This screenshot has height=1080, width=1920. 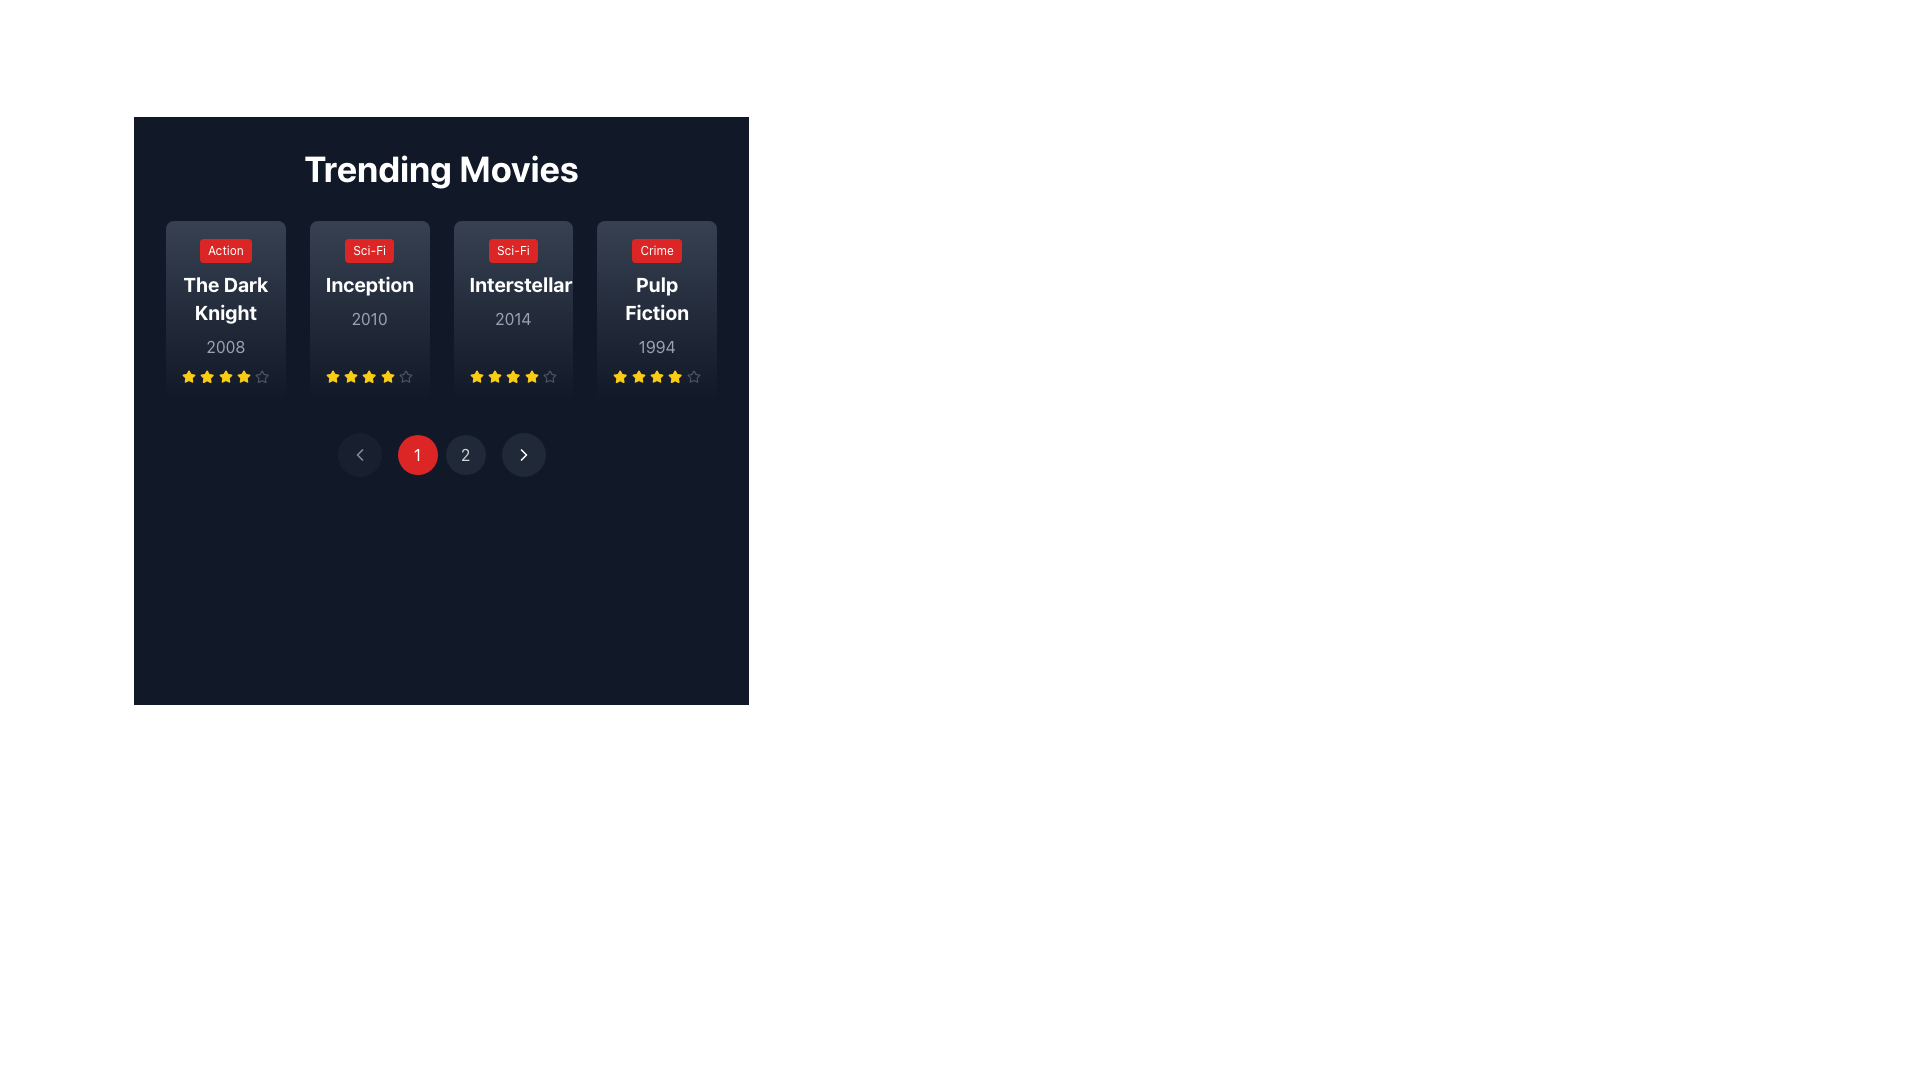 What do you see at coordinates (657, 376) in the screenshot?
I see `Rating display component for the movie 'Pulp Fiction', which consists of five star icons, with the first four stars filled in yellow, indicating selection, and the fifth star outlined in gray, indicating it is inactive. This component is located below the text '1994'` at bounding box center [657, 376].